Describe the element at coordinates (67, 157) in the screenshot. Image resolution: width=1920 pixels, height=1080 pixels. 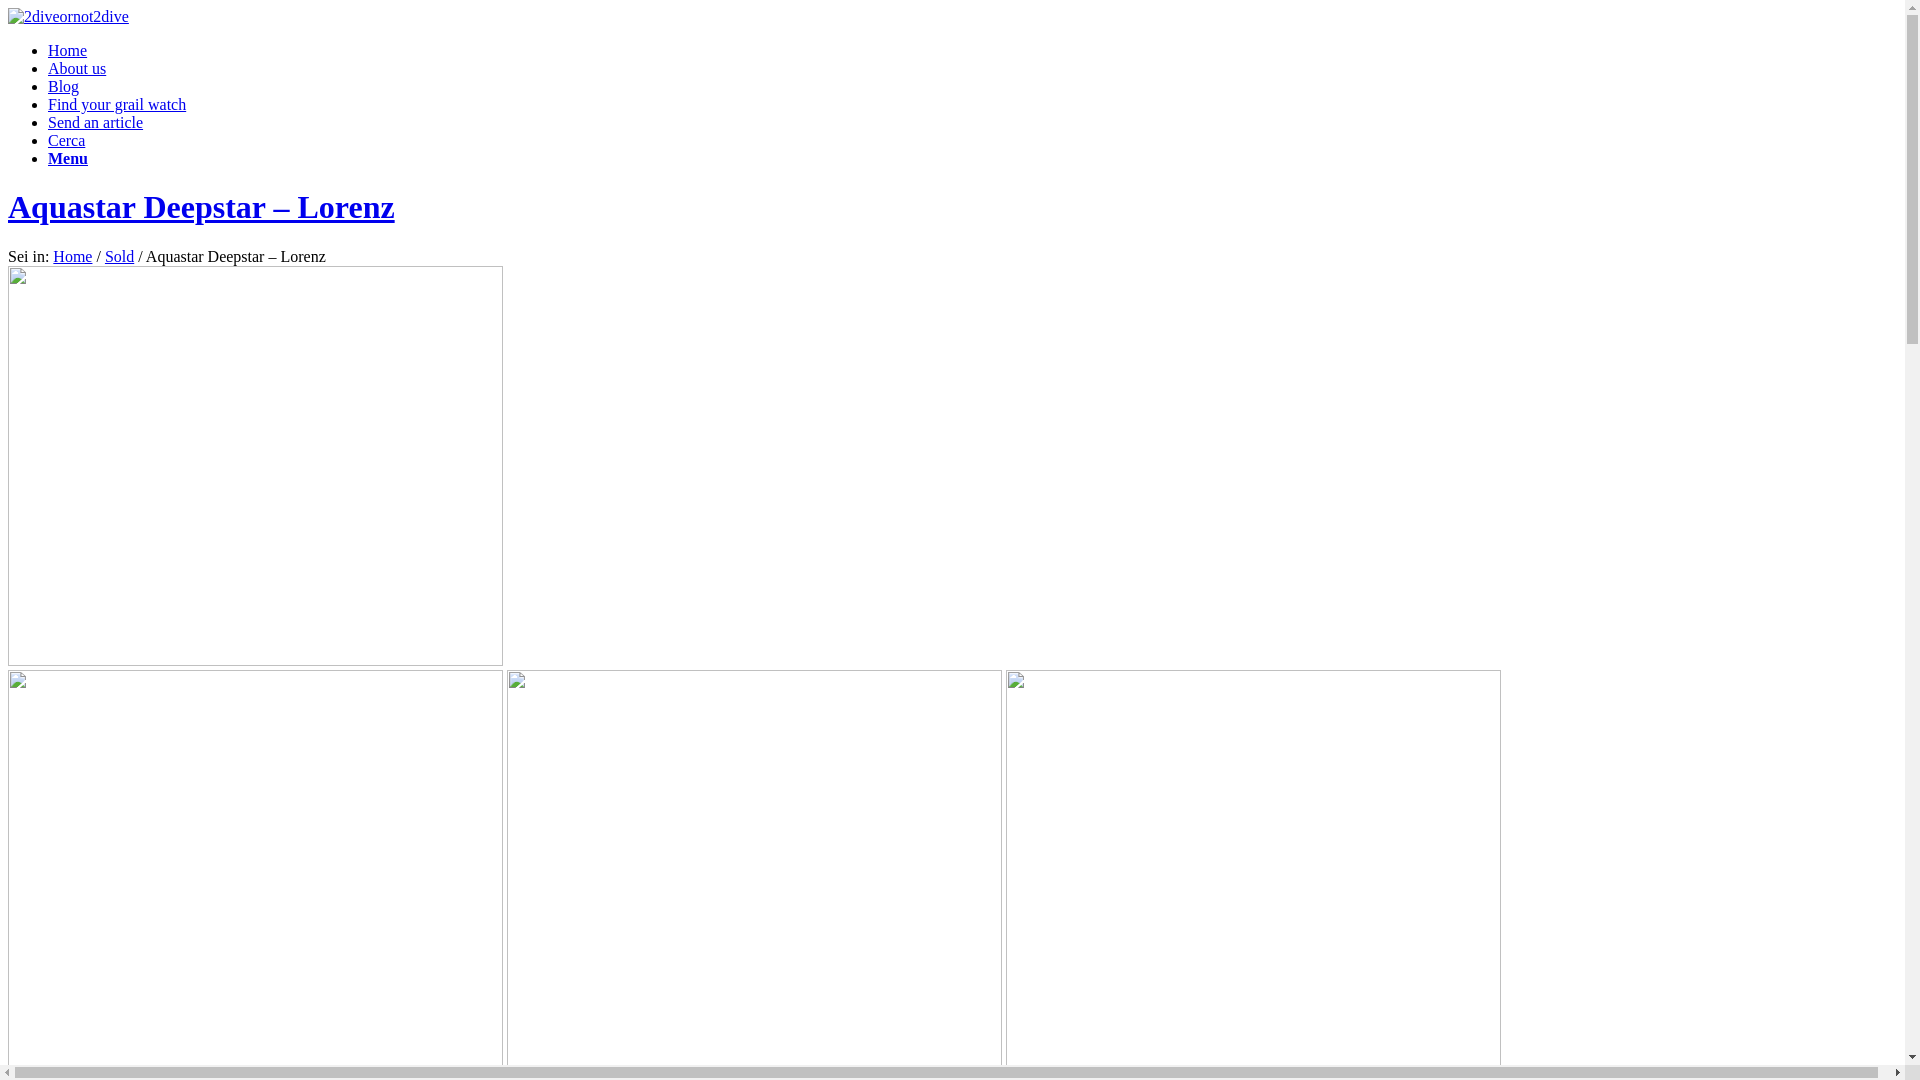
I see `'Menu'` at that location.